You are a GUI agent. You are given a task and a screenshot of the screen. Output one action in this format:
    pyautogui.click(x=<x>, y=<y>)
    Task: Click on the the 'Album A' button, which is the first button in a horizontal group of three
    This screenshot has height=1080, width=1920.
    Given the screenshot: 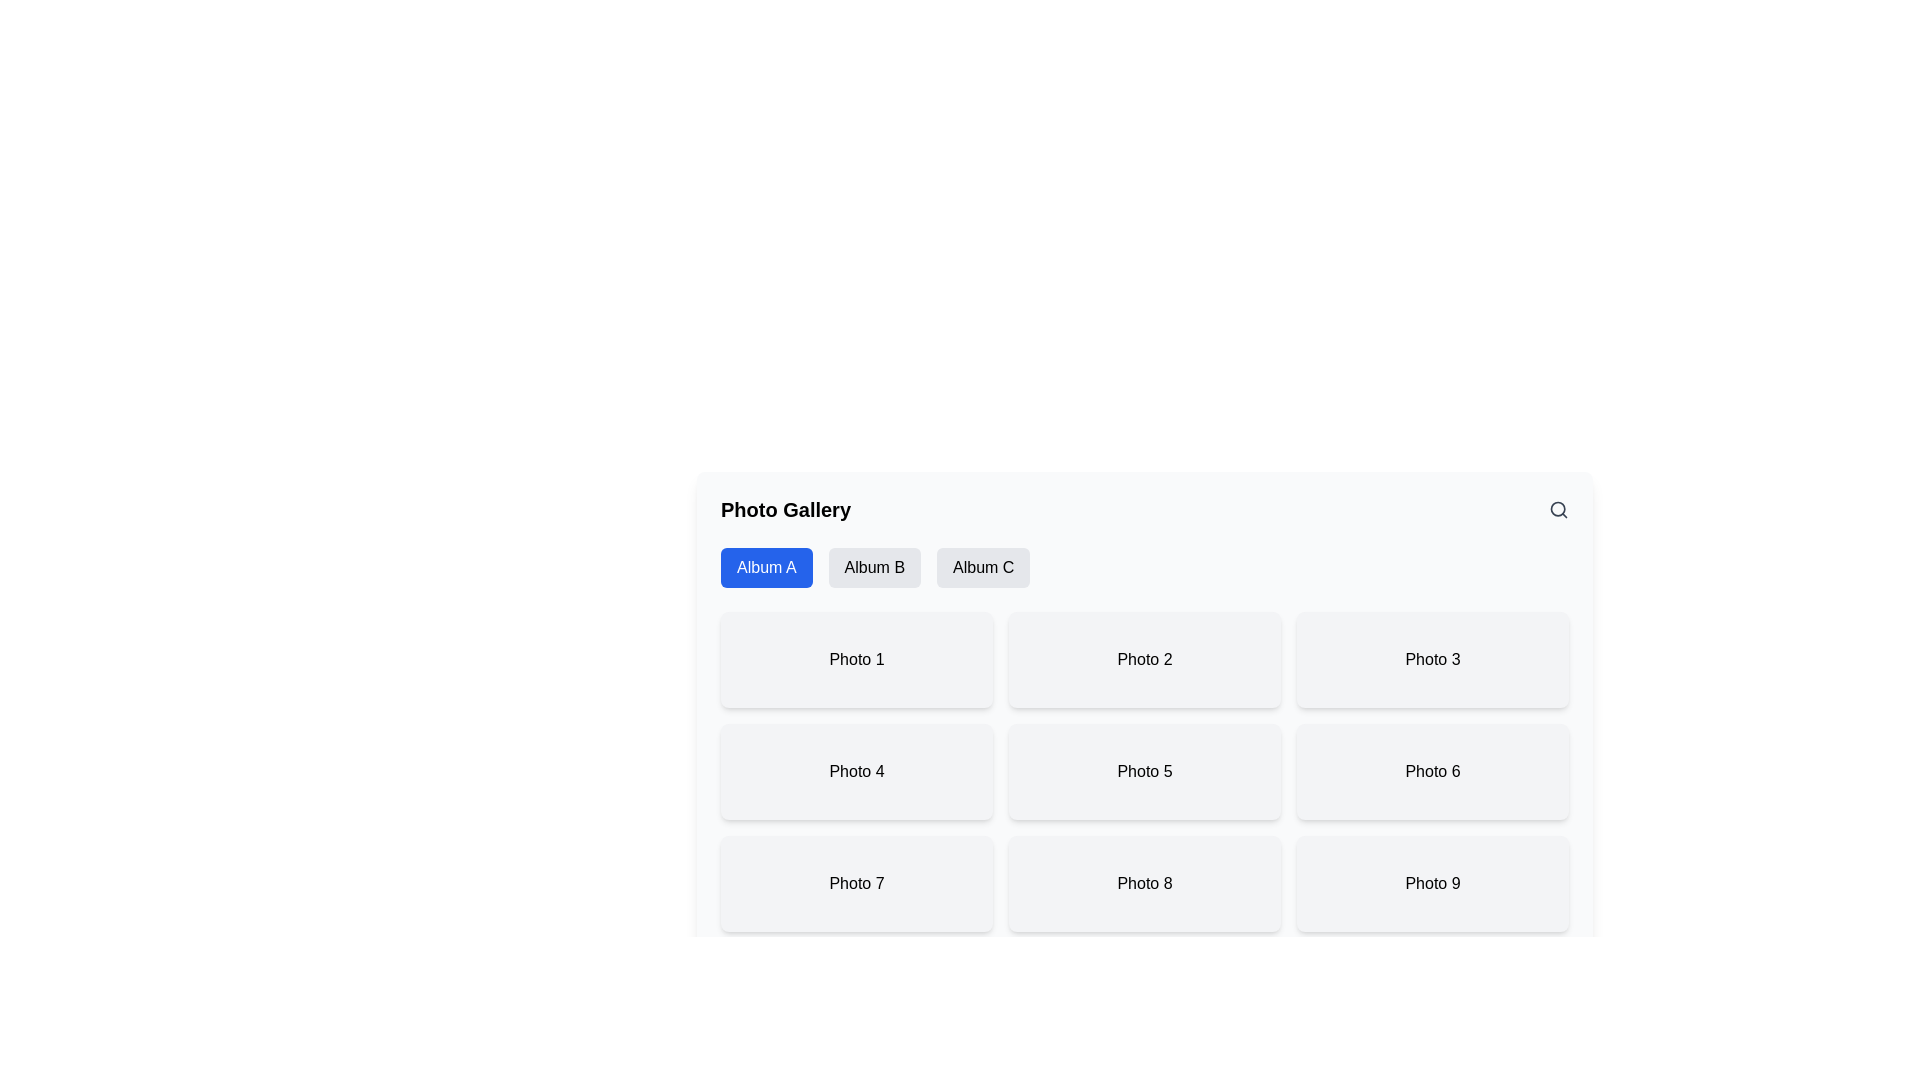 What is the action you would take?
    pyautogui.click(x=765, y=567)
    